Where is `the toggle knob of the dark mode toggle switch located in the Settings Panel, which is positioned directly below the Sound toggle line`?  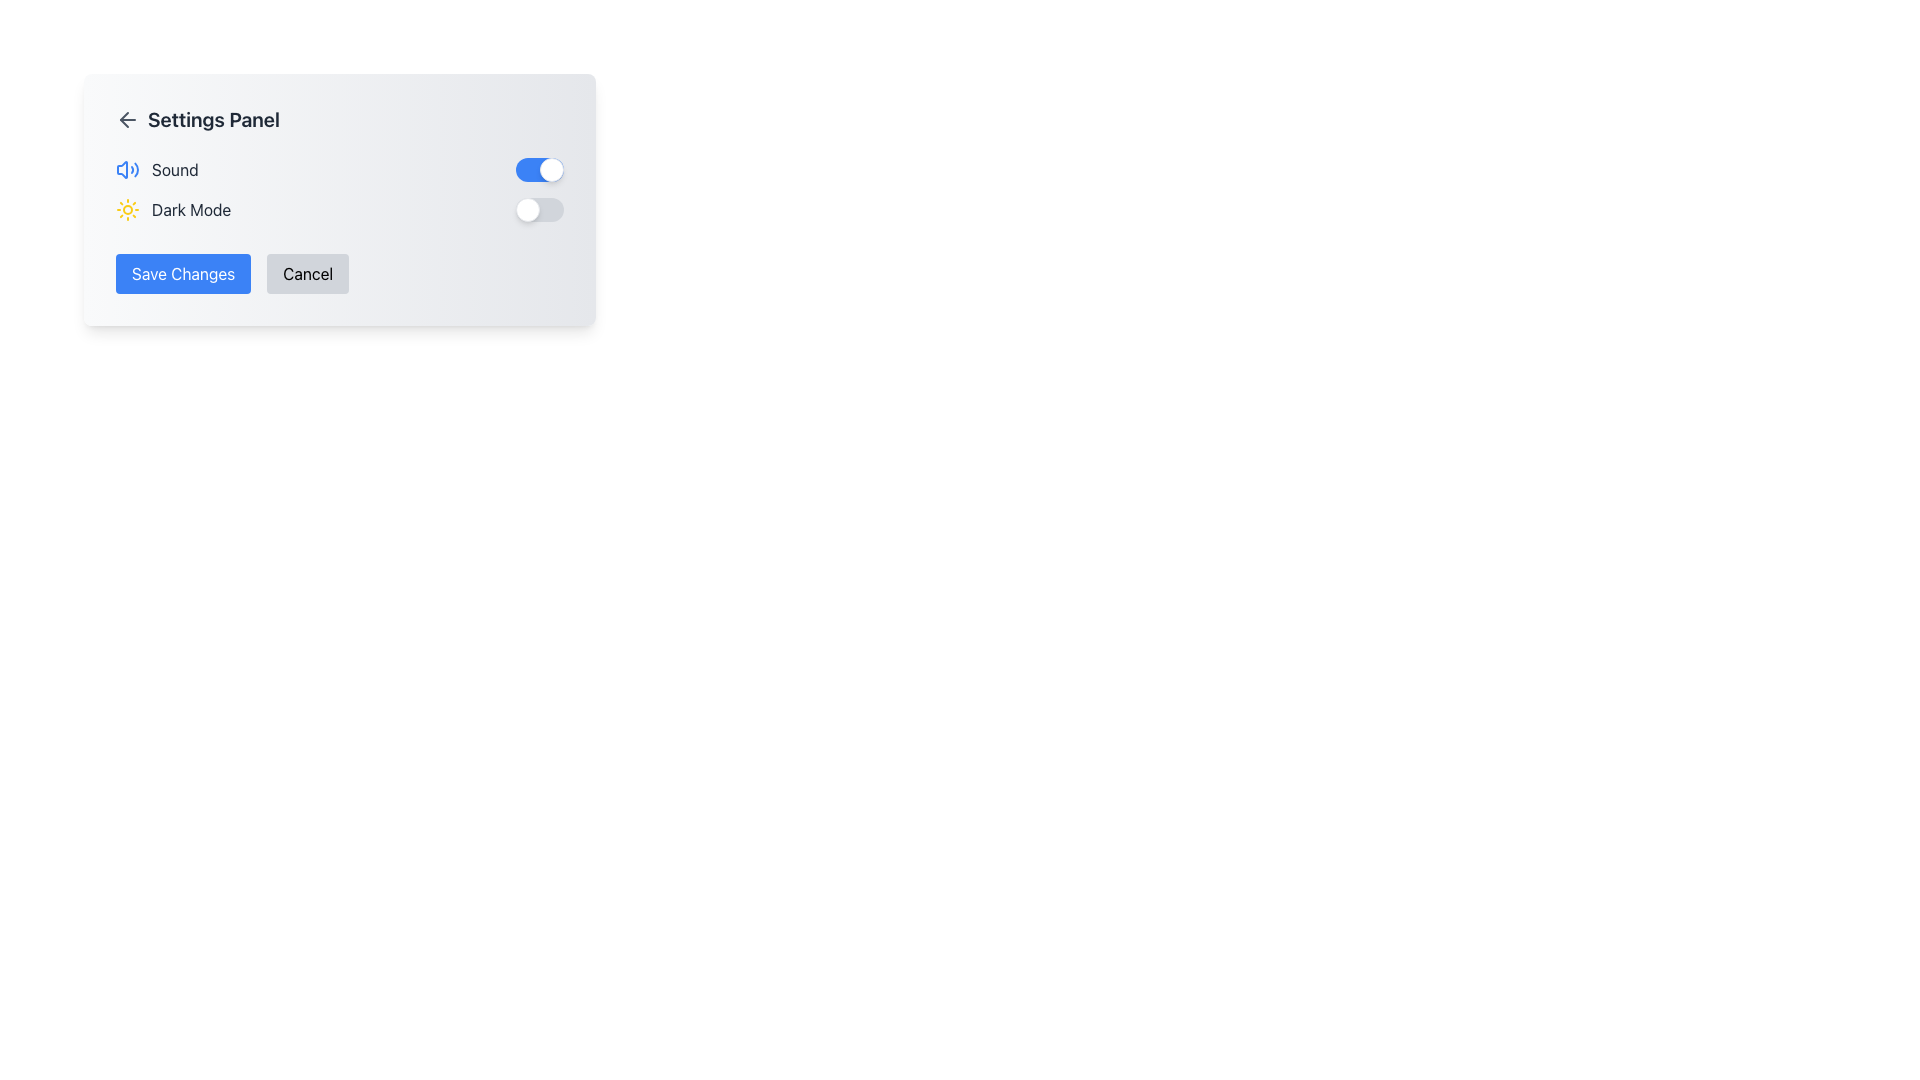
the toggle knob of the dark mode toggle switch located in the Settings Panel, which is positioned directly below the Sound toggle line is located at coordinates (340, 209).